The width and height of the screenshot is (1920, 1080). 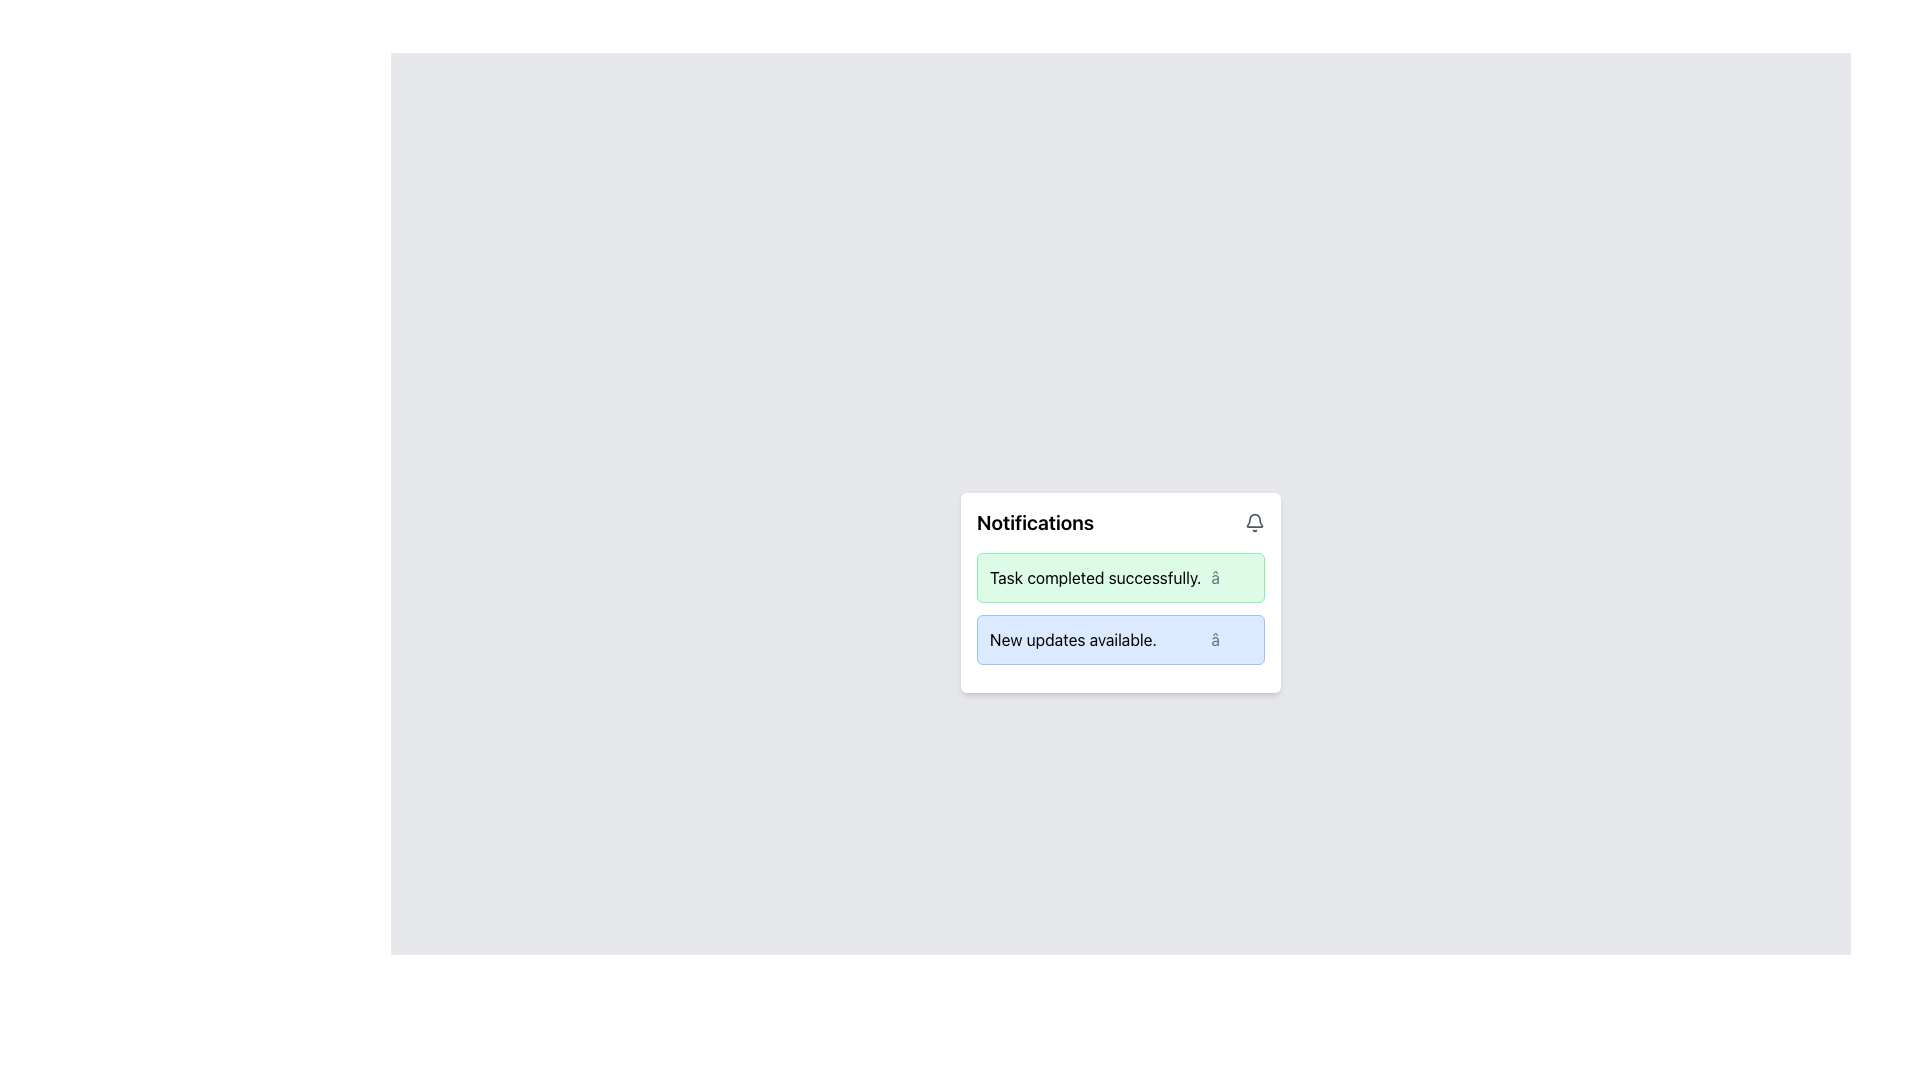 I want to click on the informational static text notifying the user about new updates, which is positioned left of the interactive icon marked with '✓', so click(x=1072, y=640).